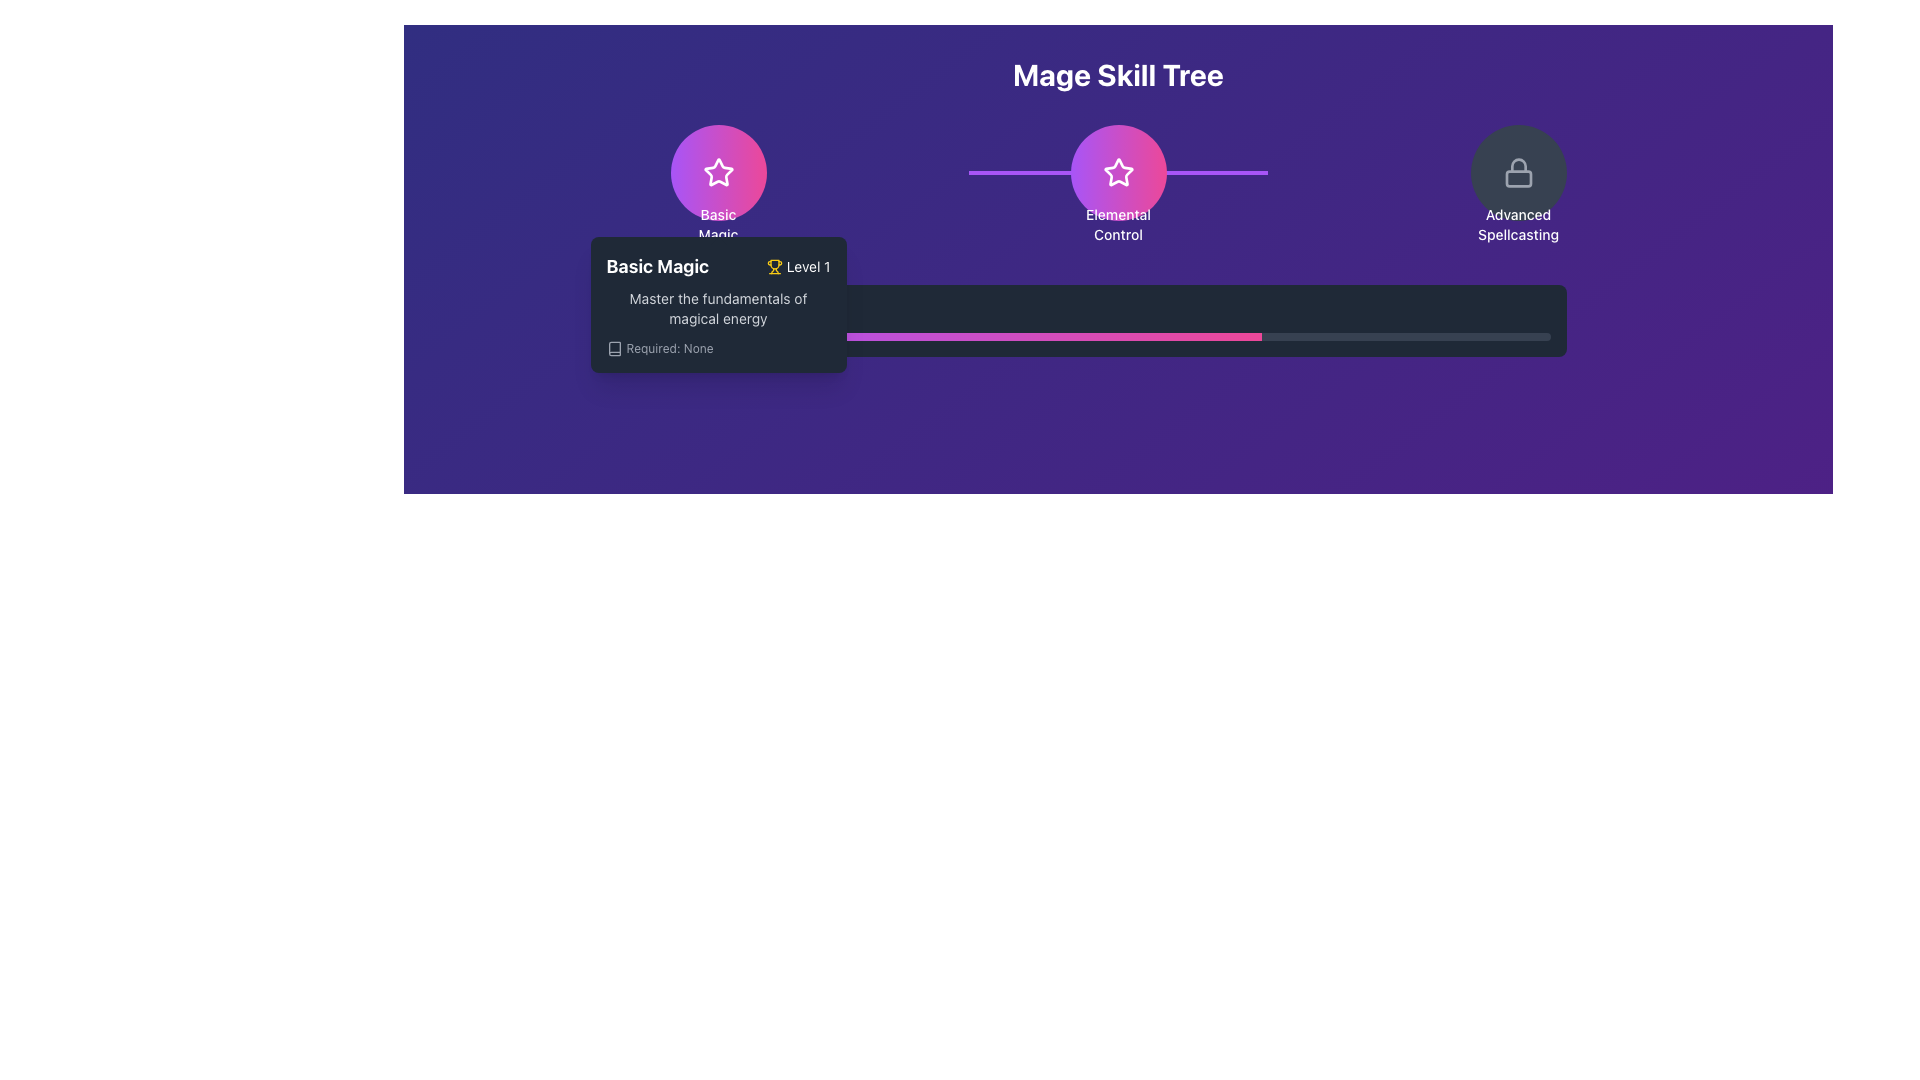 The image size is (1920, 1080). Describe the element at coordinates (1518, 172) in the screenshot. I see `the lock icon styled with a gray color, located within a circular dark gray background in the top-right portion of the interface under 'Advanced Spellcasting'` at that location.